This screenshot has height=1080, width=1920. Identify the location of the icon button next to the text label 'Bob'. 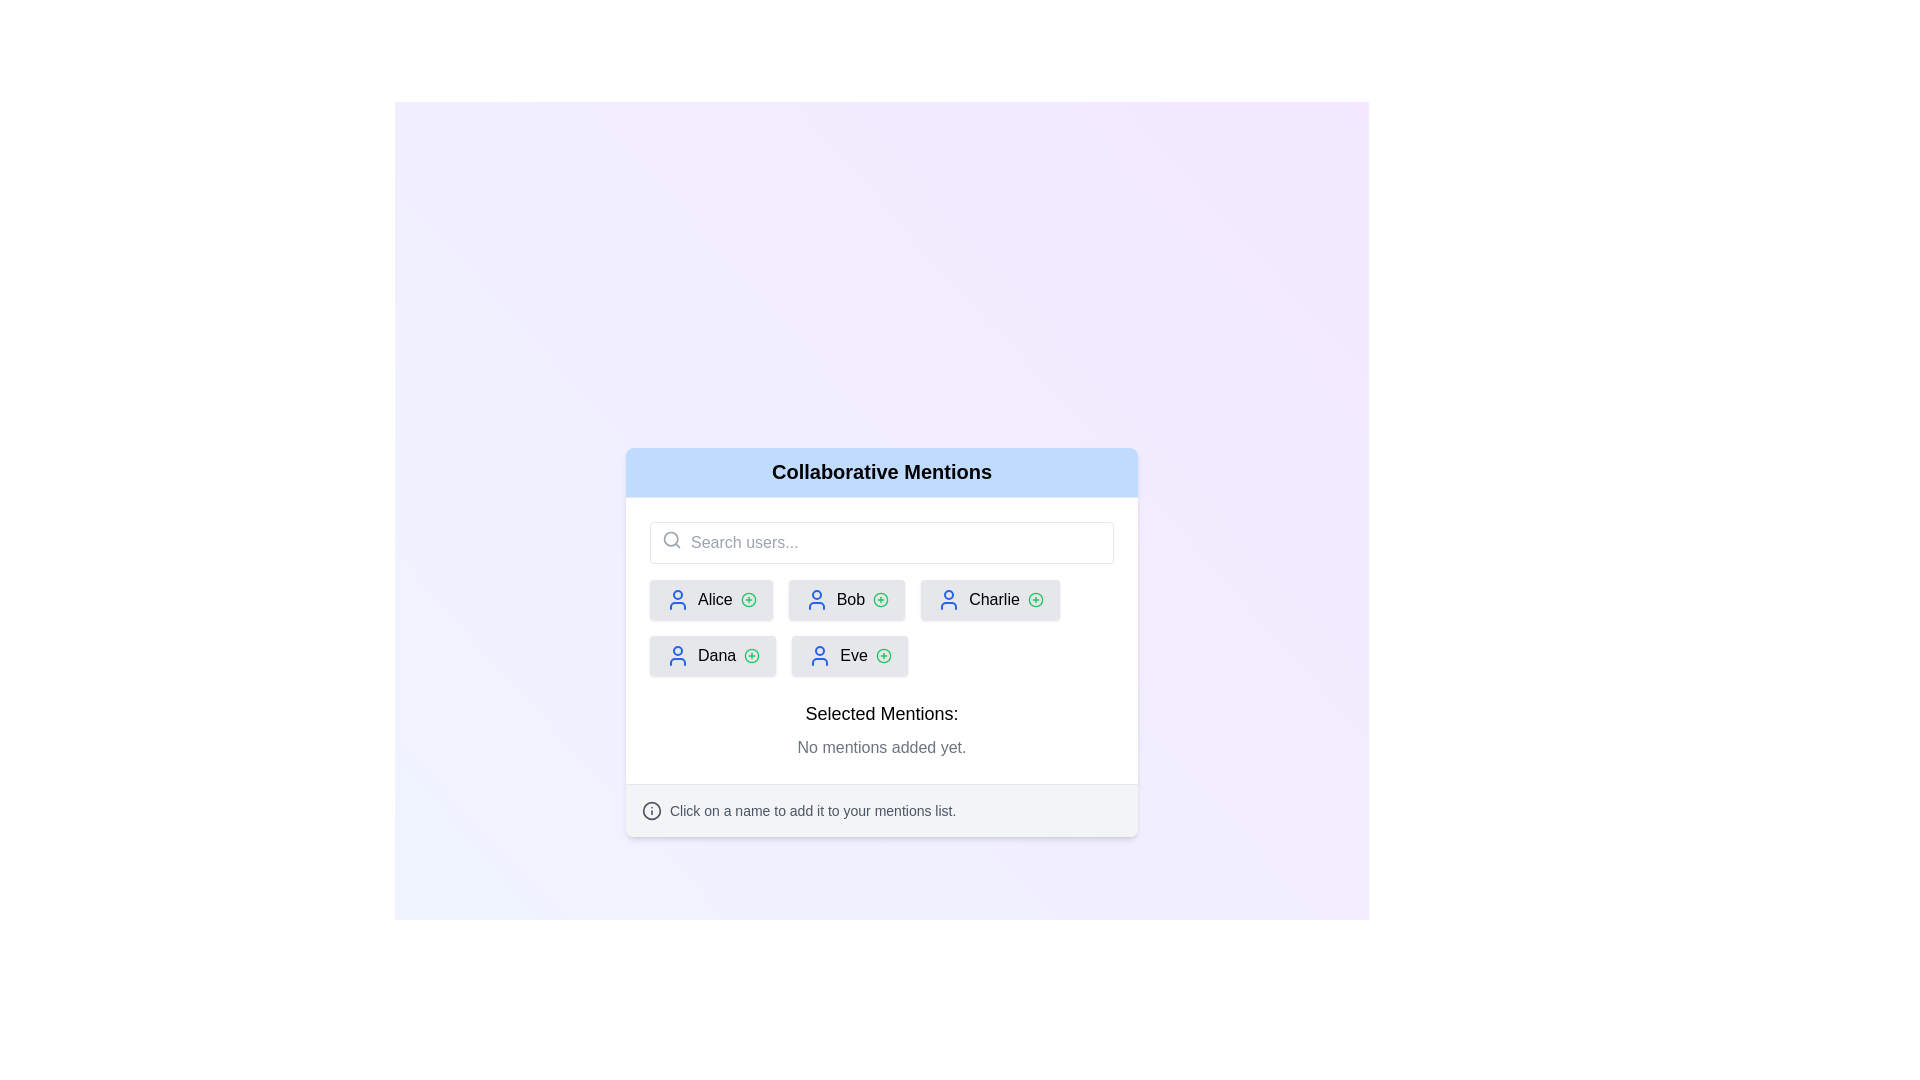
(880, 598).